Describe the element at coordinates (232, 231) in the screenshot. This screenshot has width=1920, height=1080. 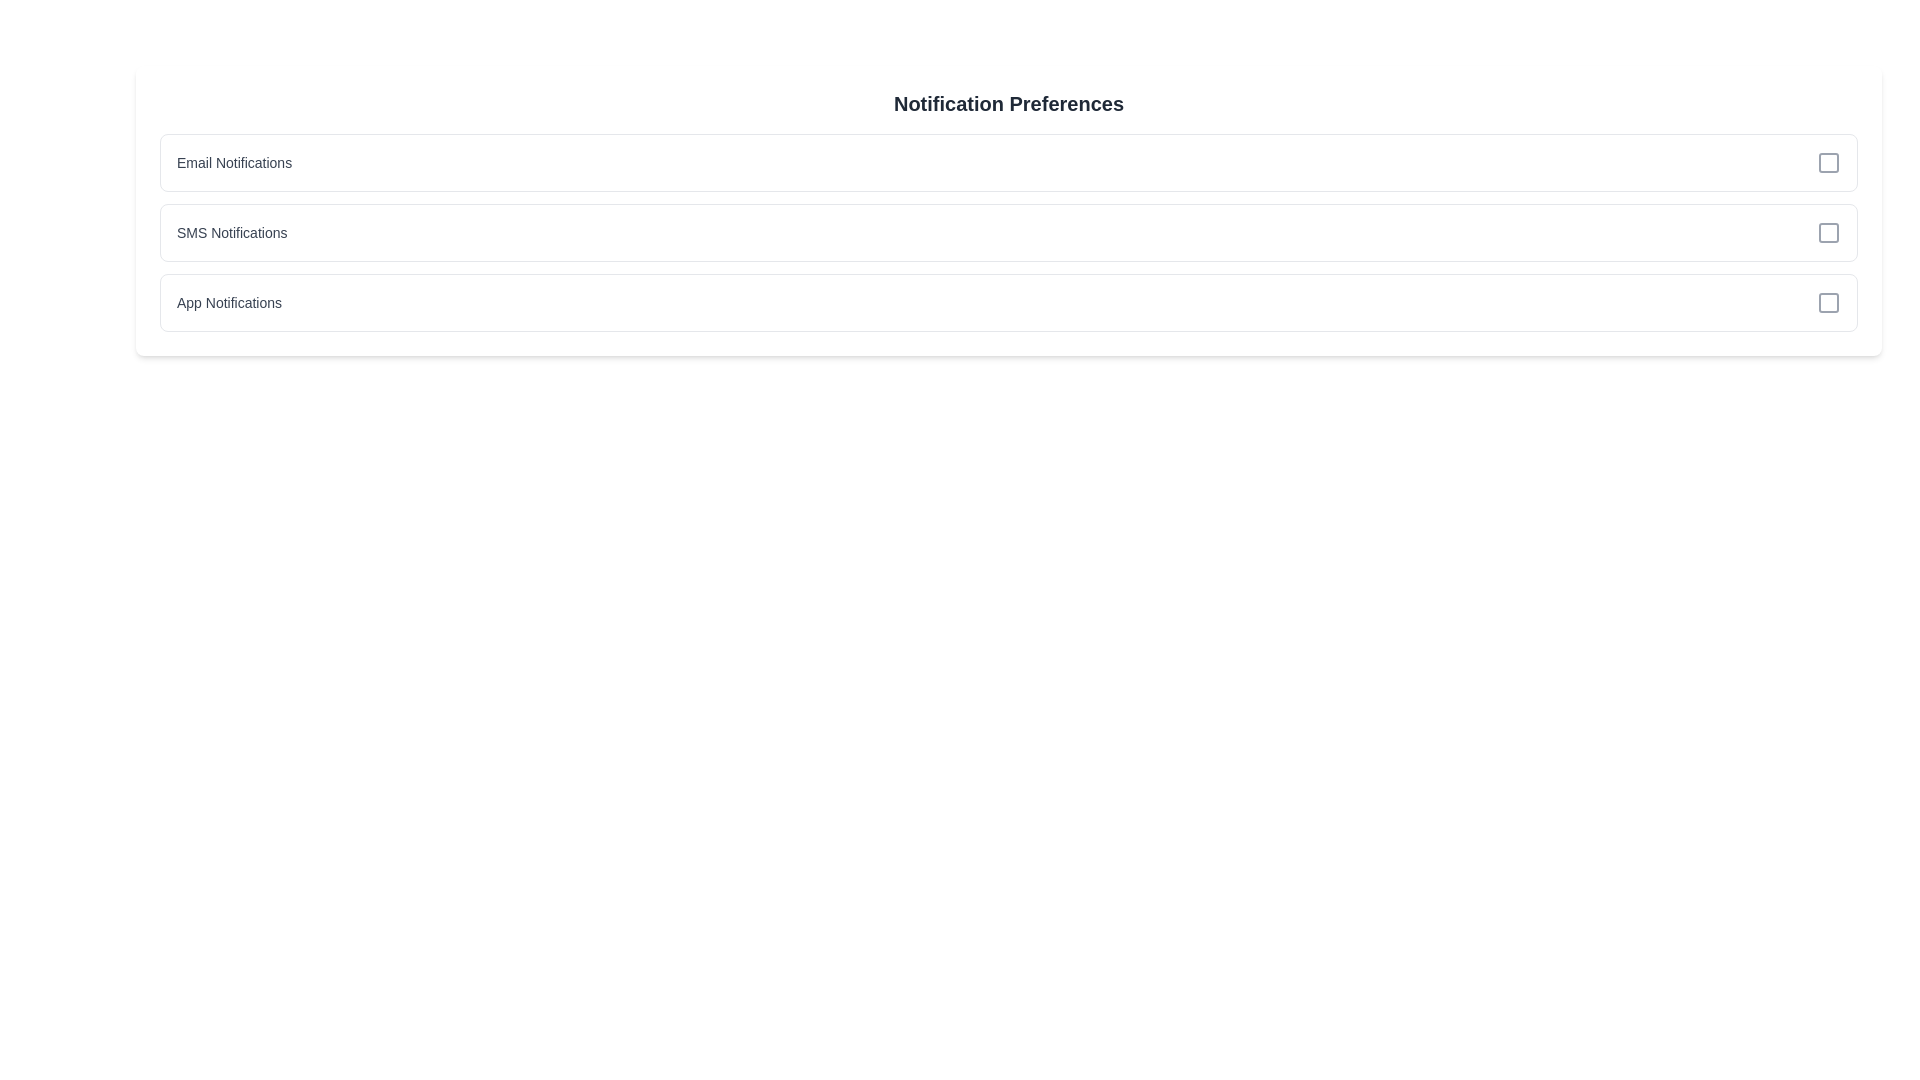
I see `text label displaying 'SMS Notifications' which is located in the center-left area of its option card, styled with a smaller gray font` at that location.